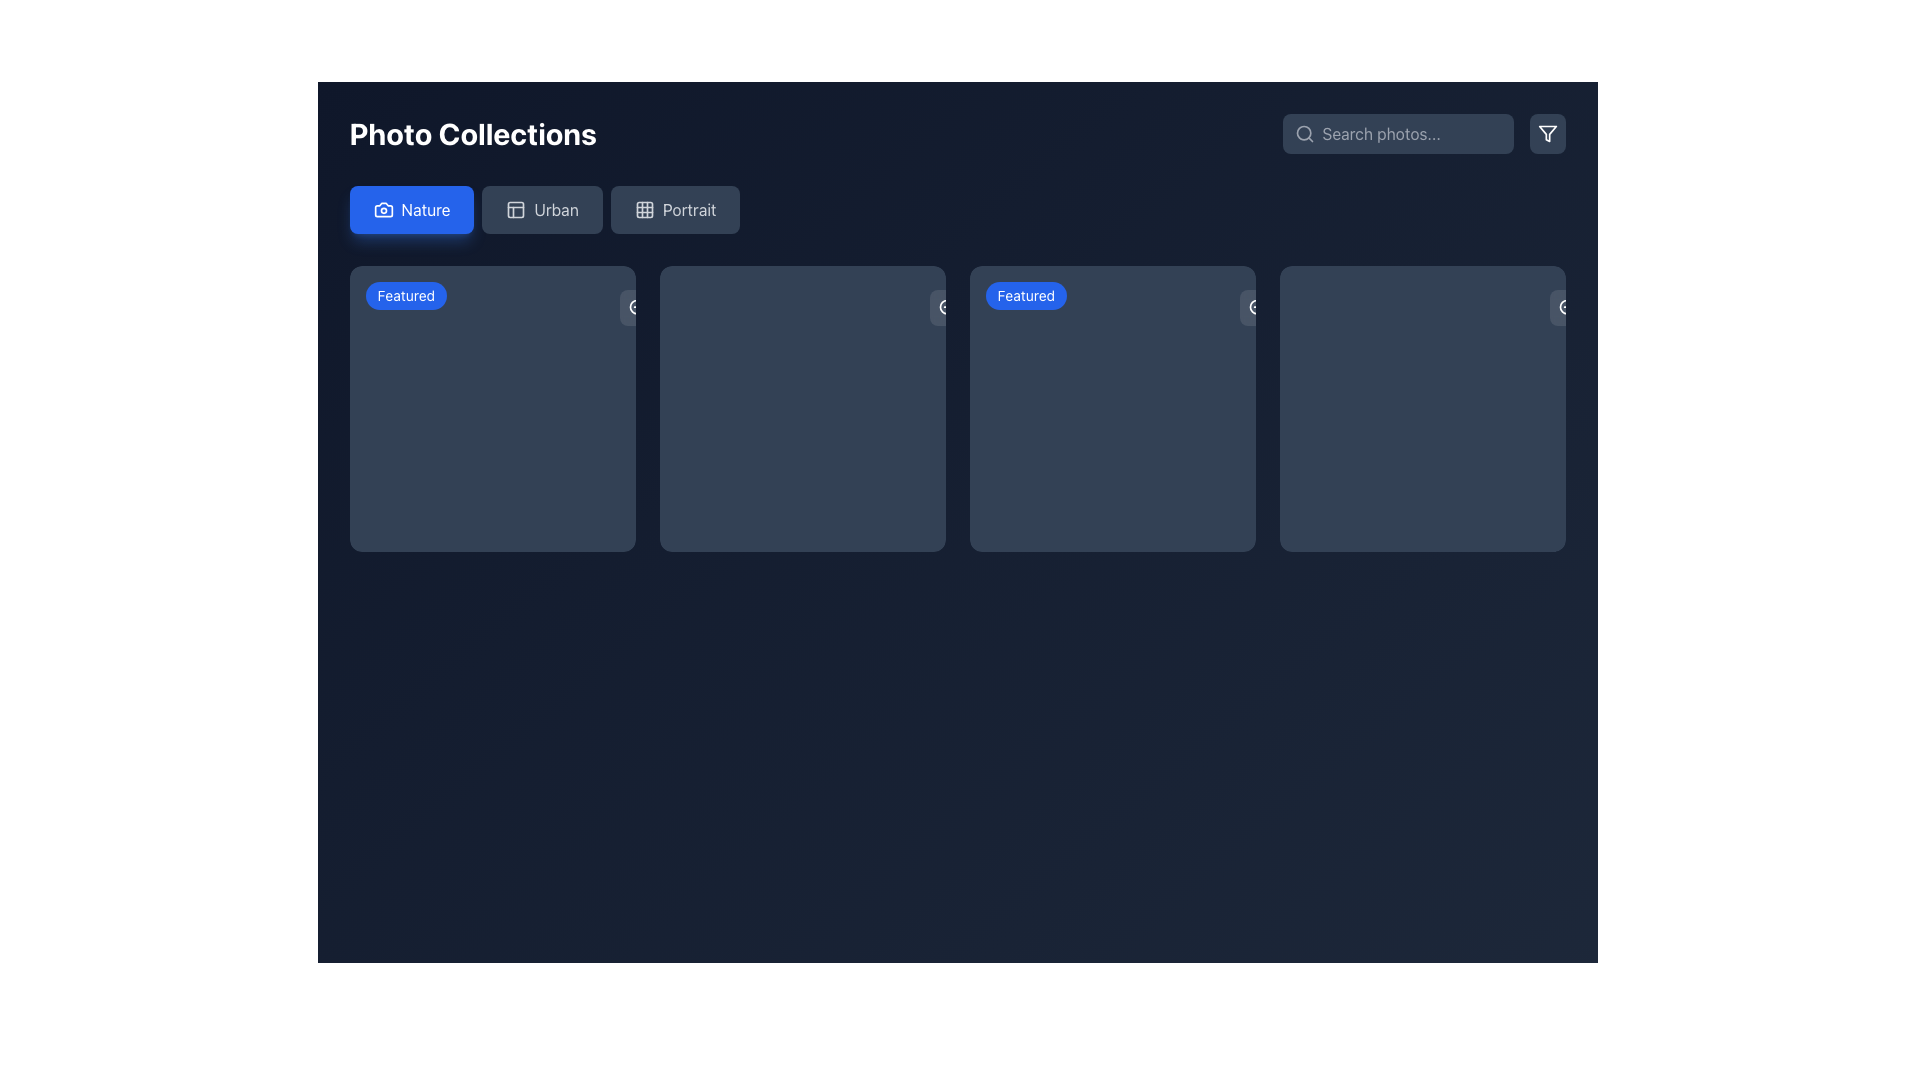  Describe the element at coordinates (636, 308) in the screenshot. I see `the 'zoom in' button located at the top-right corner of the first card in the grid layout` at that location.